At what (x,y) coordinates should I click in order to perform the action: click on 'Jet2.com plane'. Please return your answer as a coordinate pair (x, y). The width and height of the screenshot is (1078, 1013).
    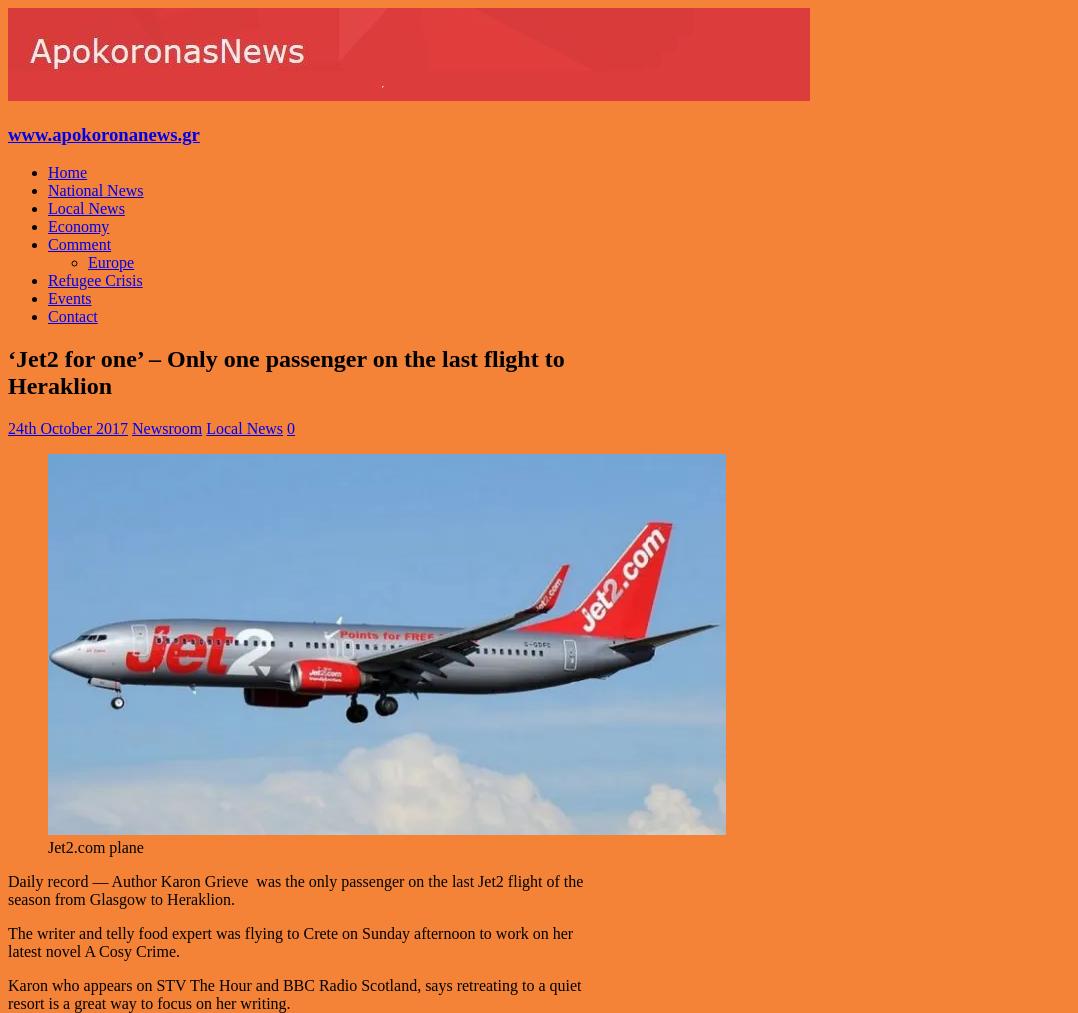
    Looking at the image, I should click on (94, 846).